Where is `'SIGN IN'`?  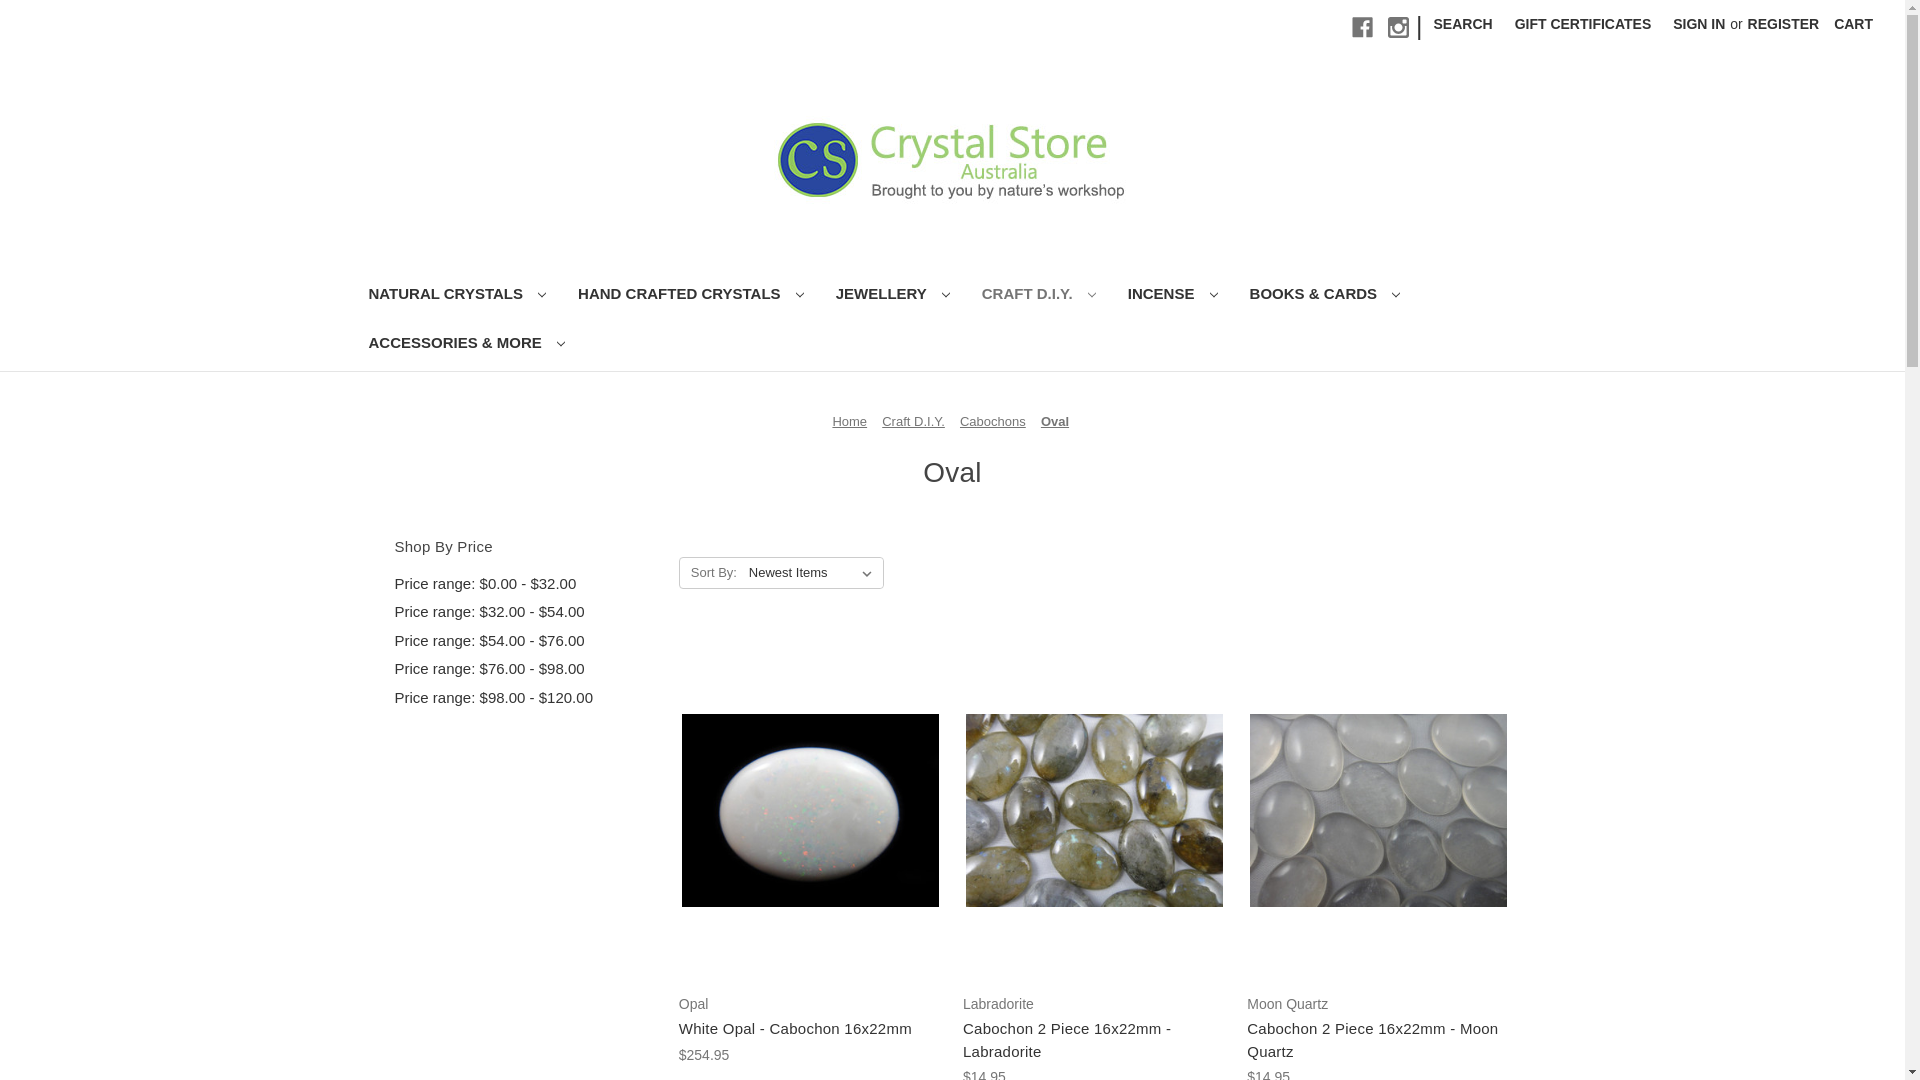
'SIGN IN' is located at coordinates (1698, 24).